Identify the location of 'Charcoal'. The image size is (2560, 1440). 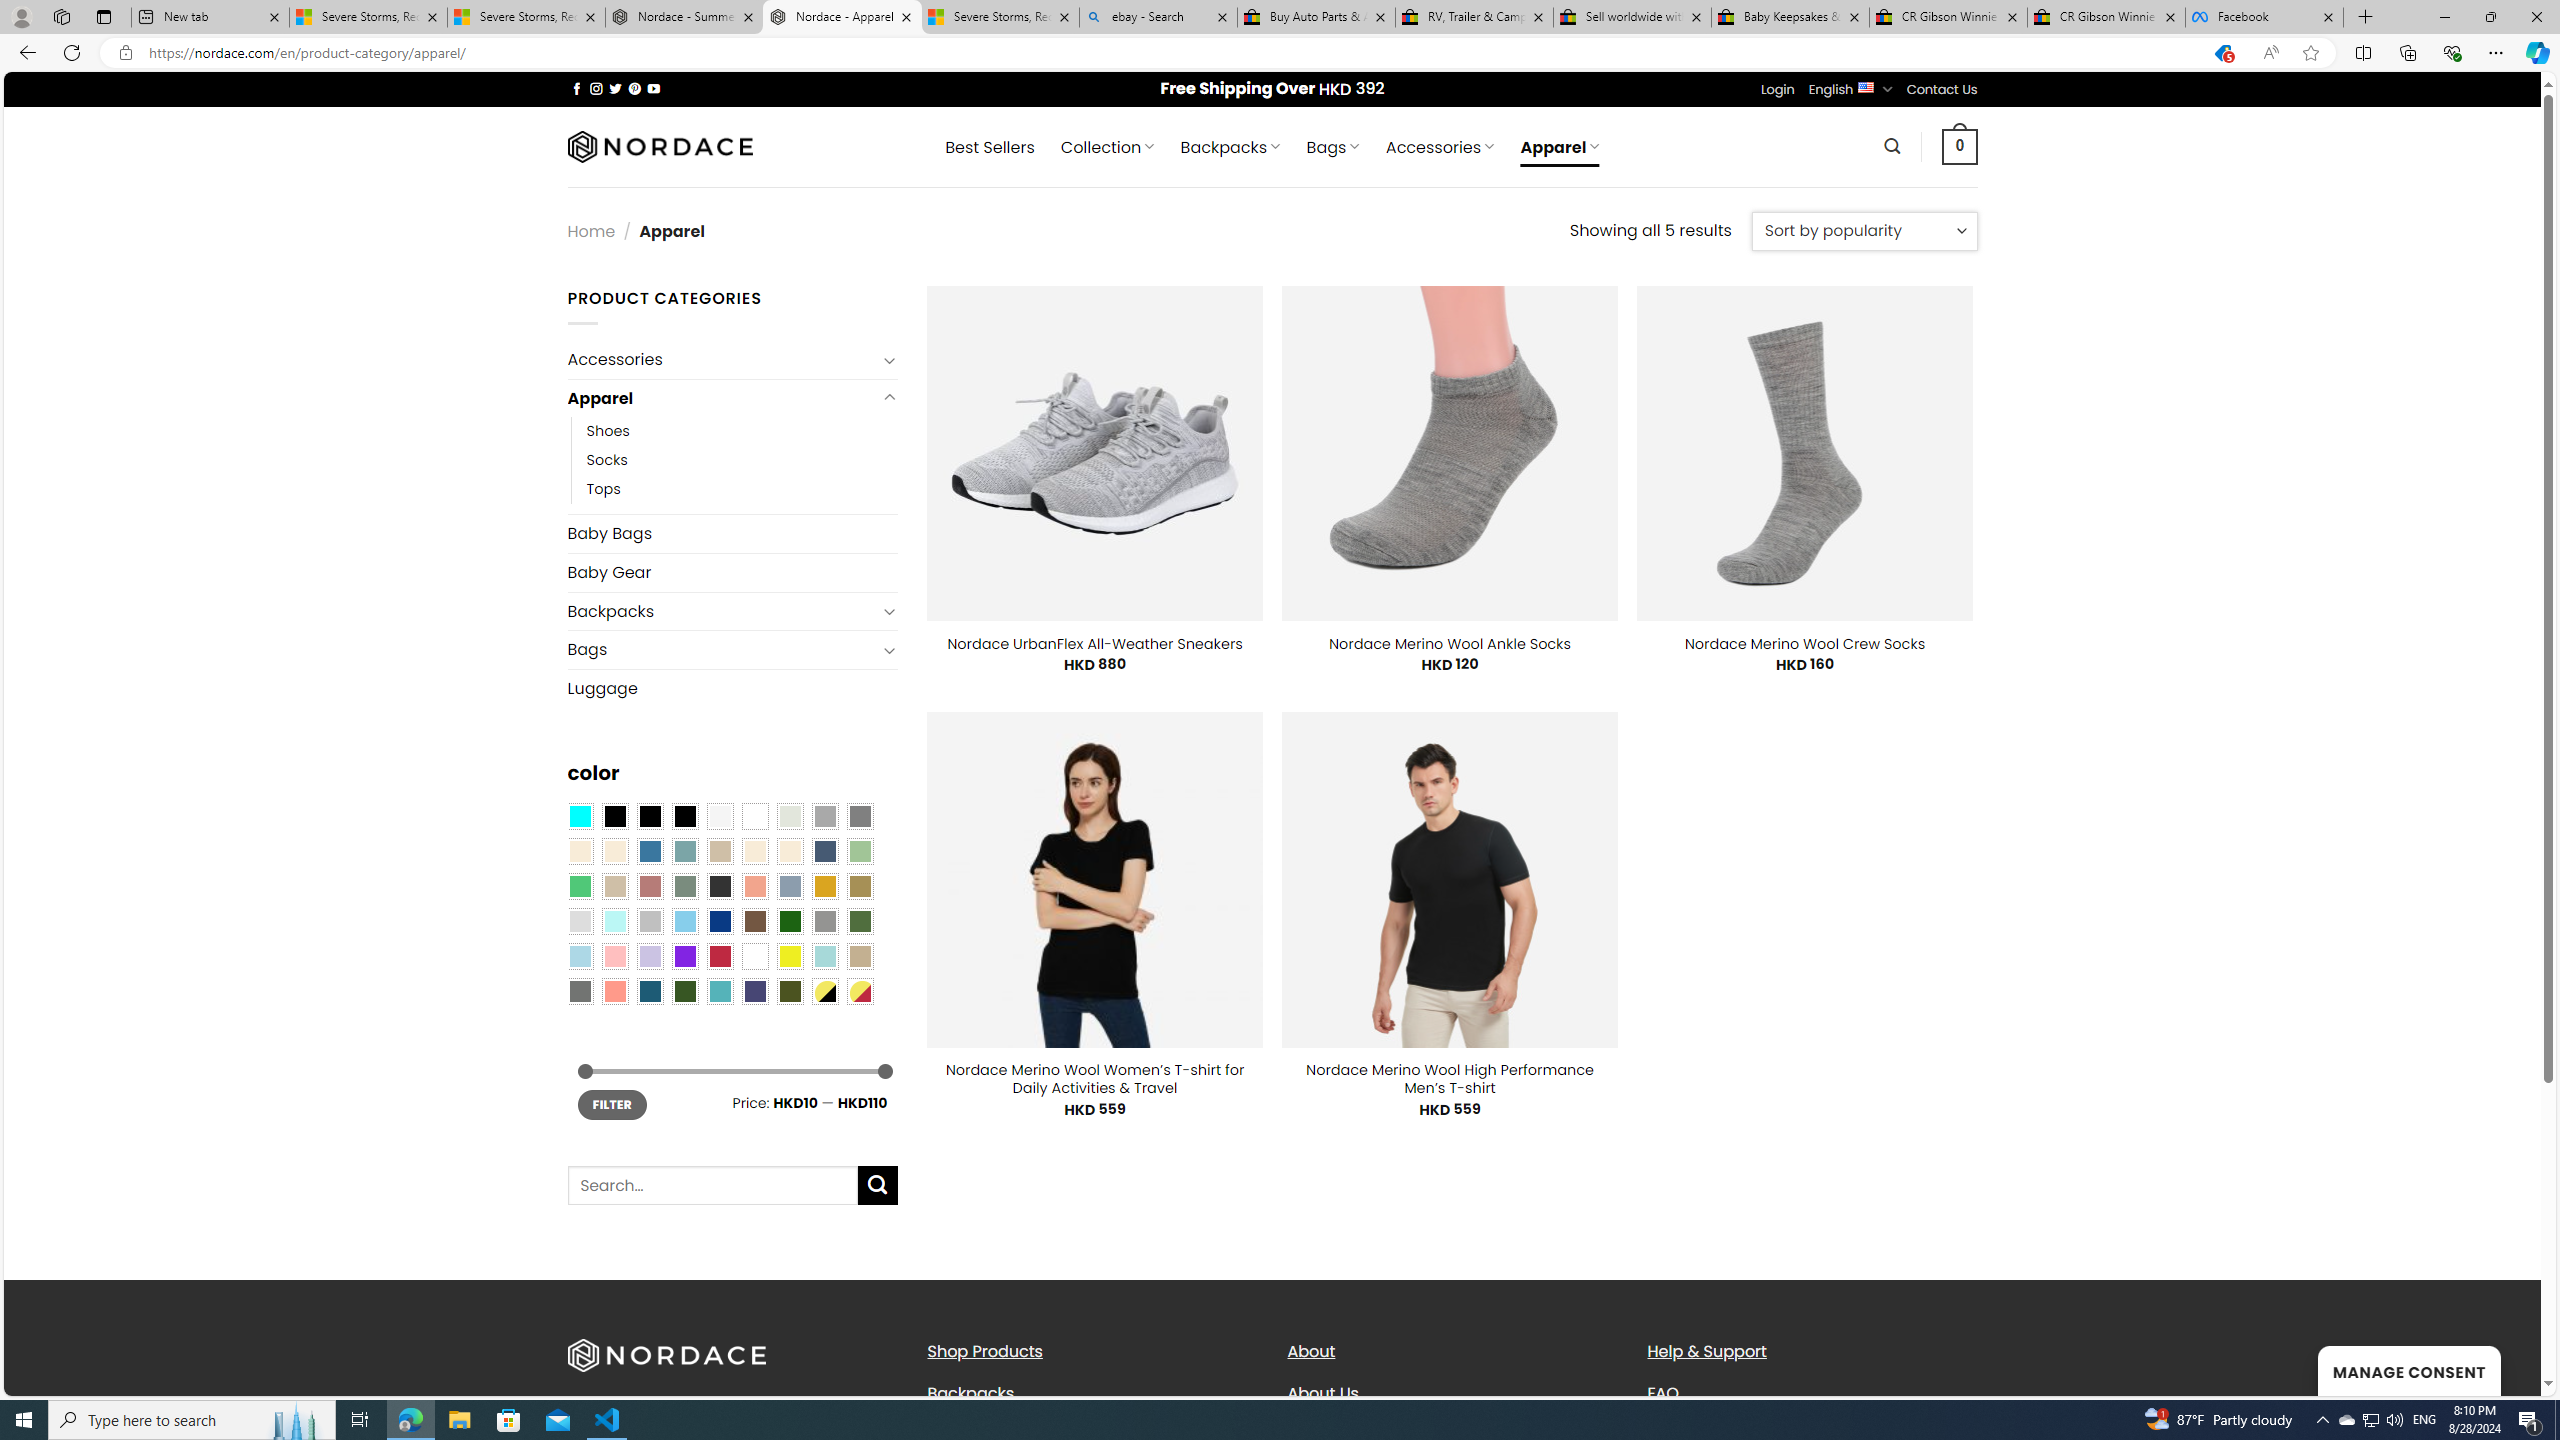
(718, 884).